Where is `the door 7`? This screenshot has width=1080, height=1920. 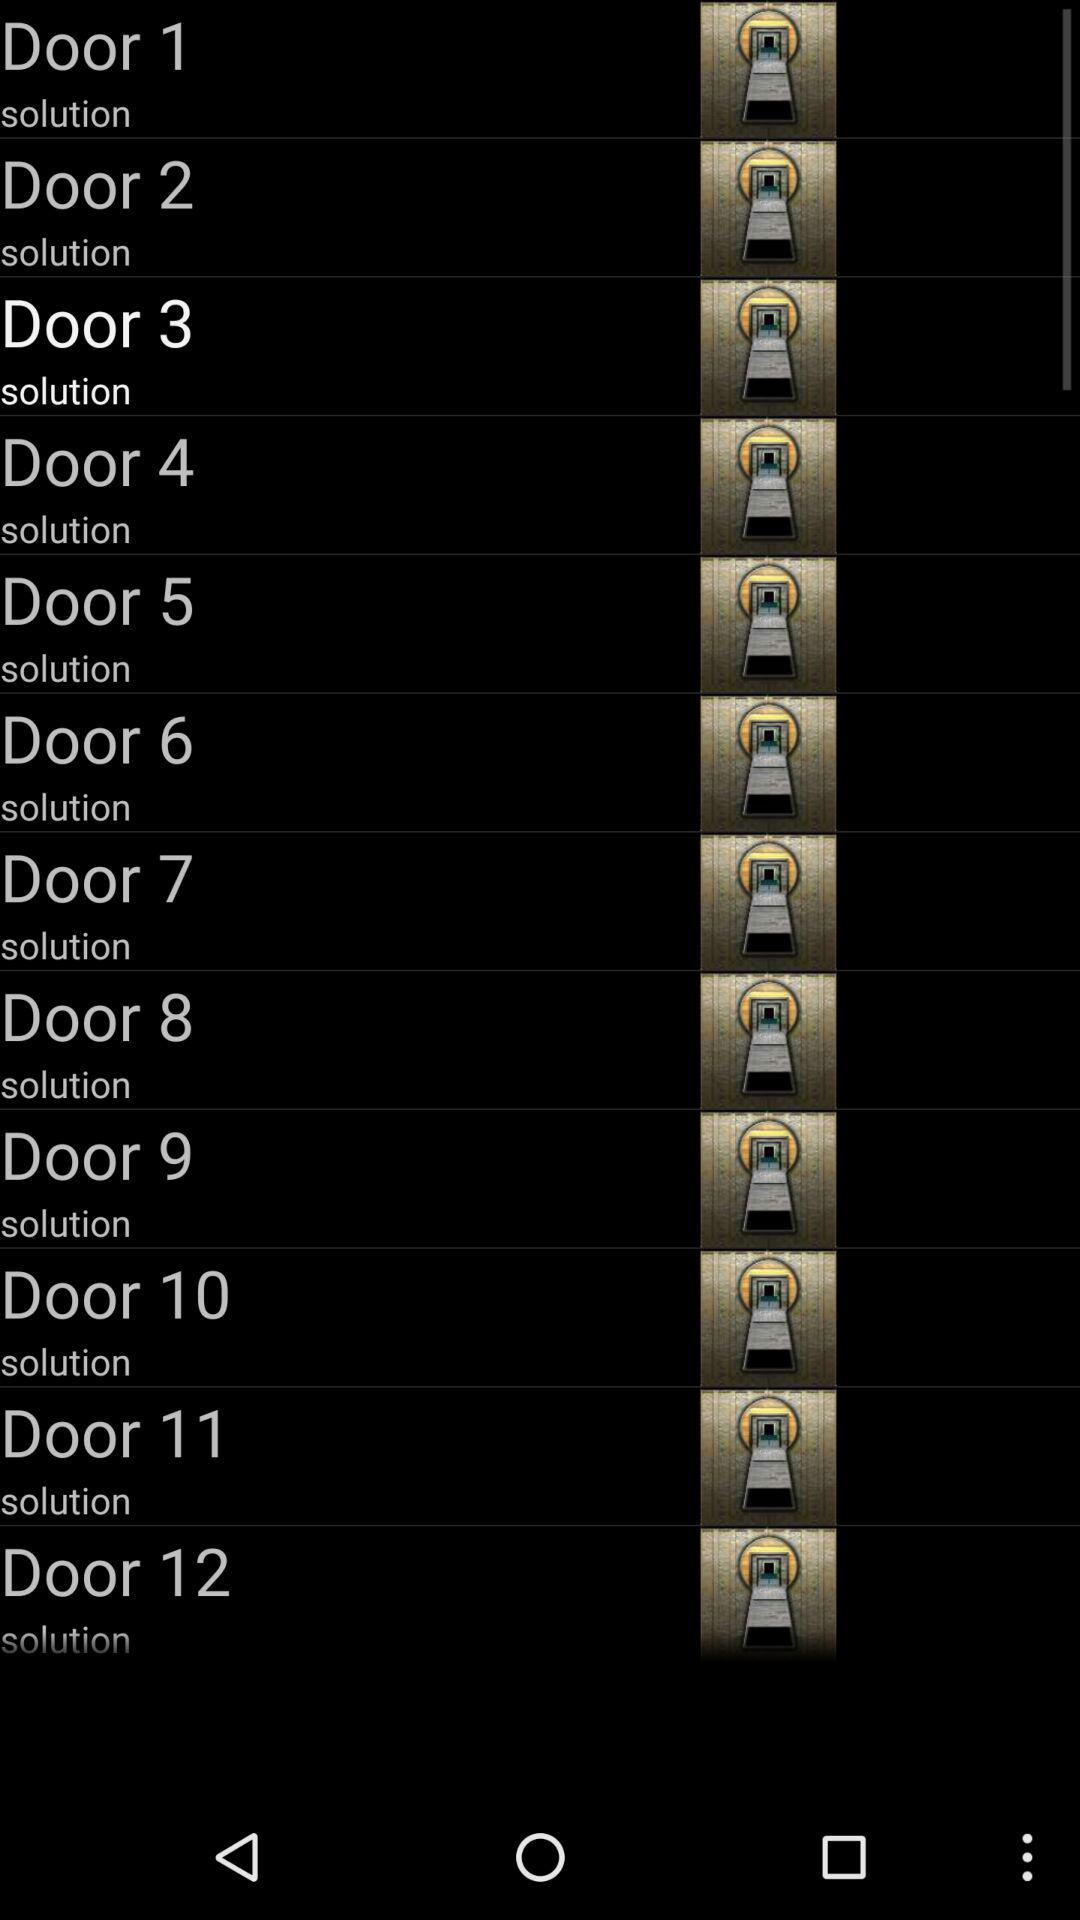
the door 7 is located at coordinates (346, 876).